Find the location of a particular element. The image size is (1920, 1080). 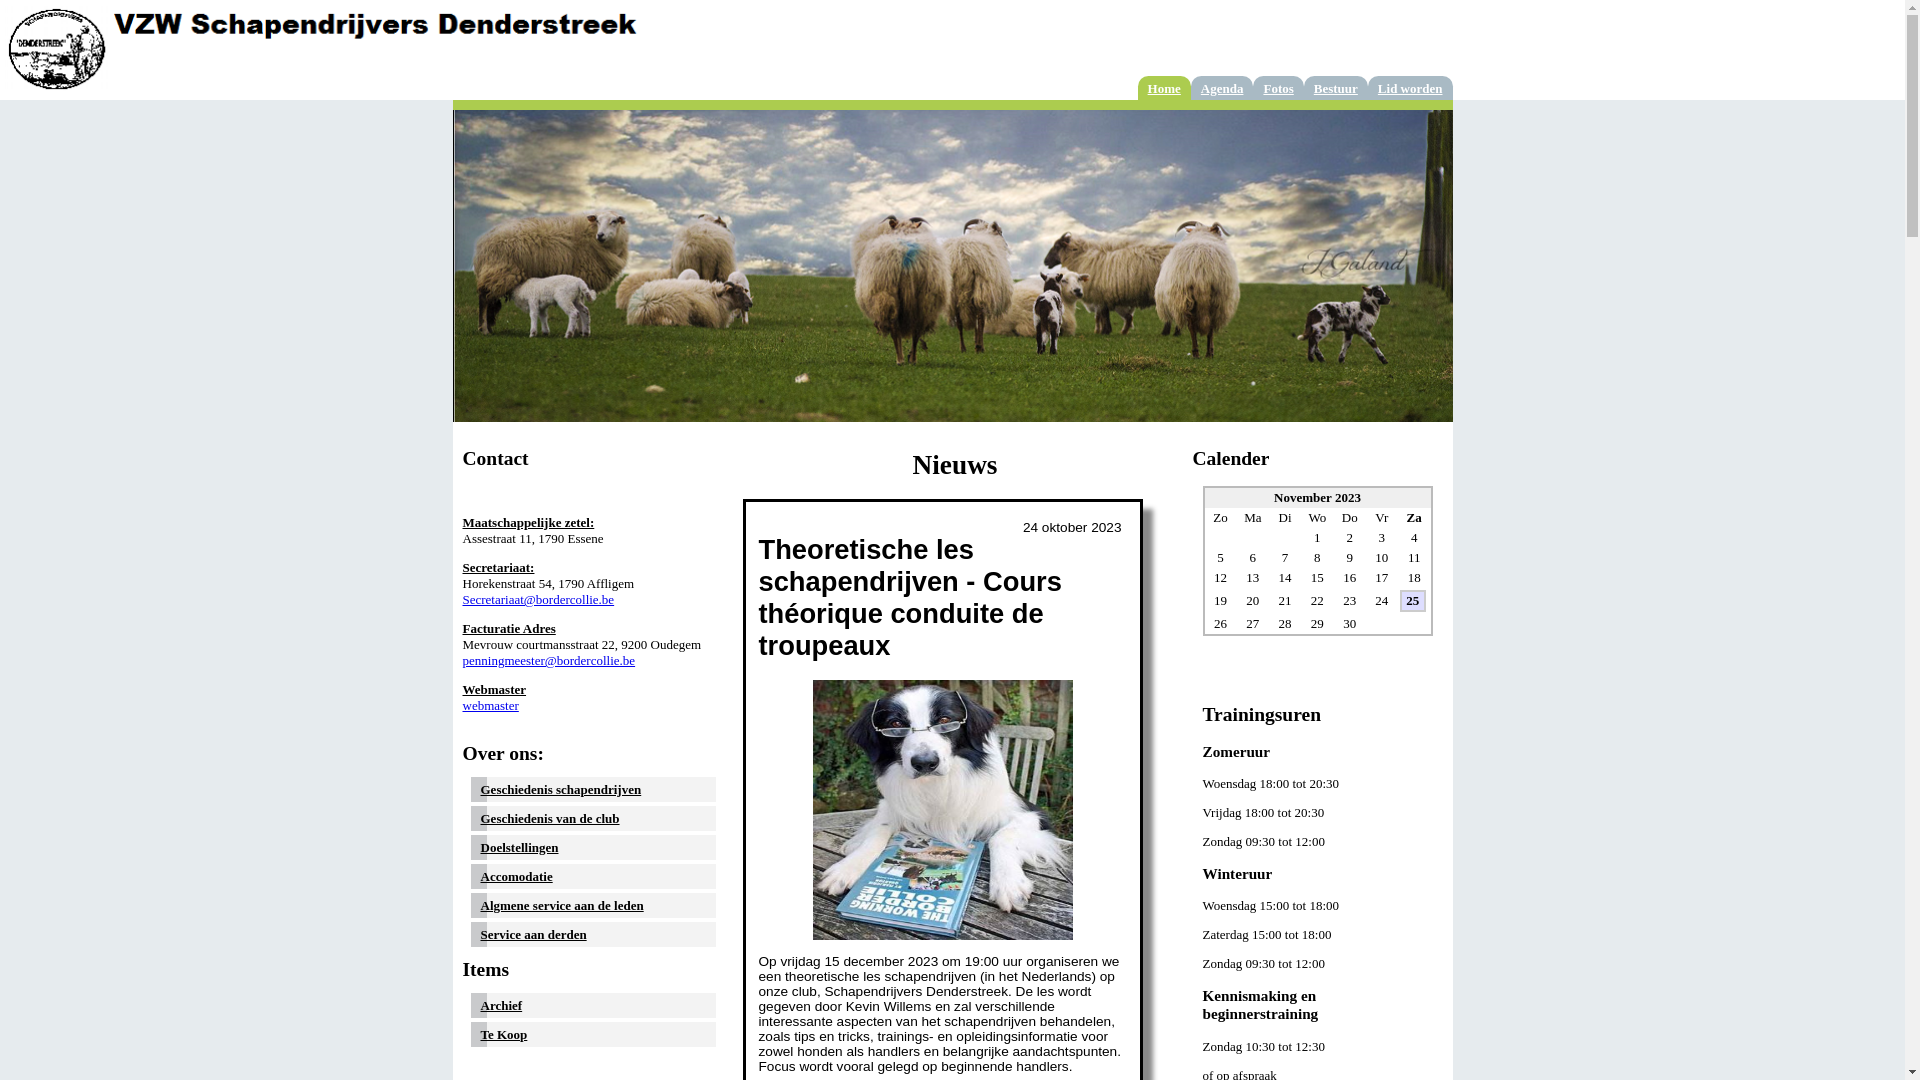

'Geschiedenis van de club' is located at coordinates (549, 818).